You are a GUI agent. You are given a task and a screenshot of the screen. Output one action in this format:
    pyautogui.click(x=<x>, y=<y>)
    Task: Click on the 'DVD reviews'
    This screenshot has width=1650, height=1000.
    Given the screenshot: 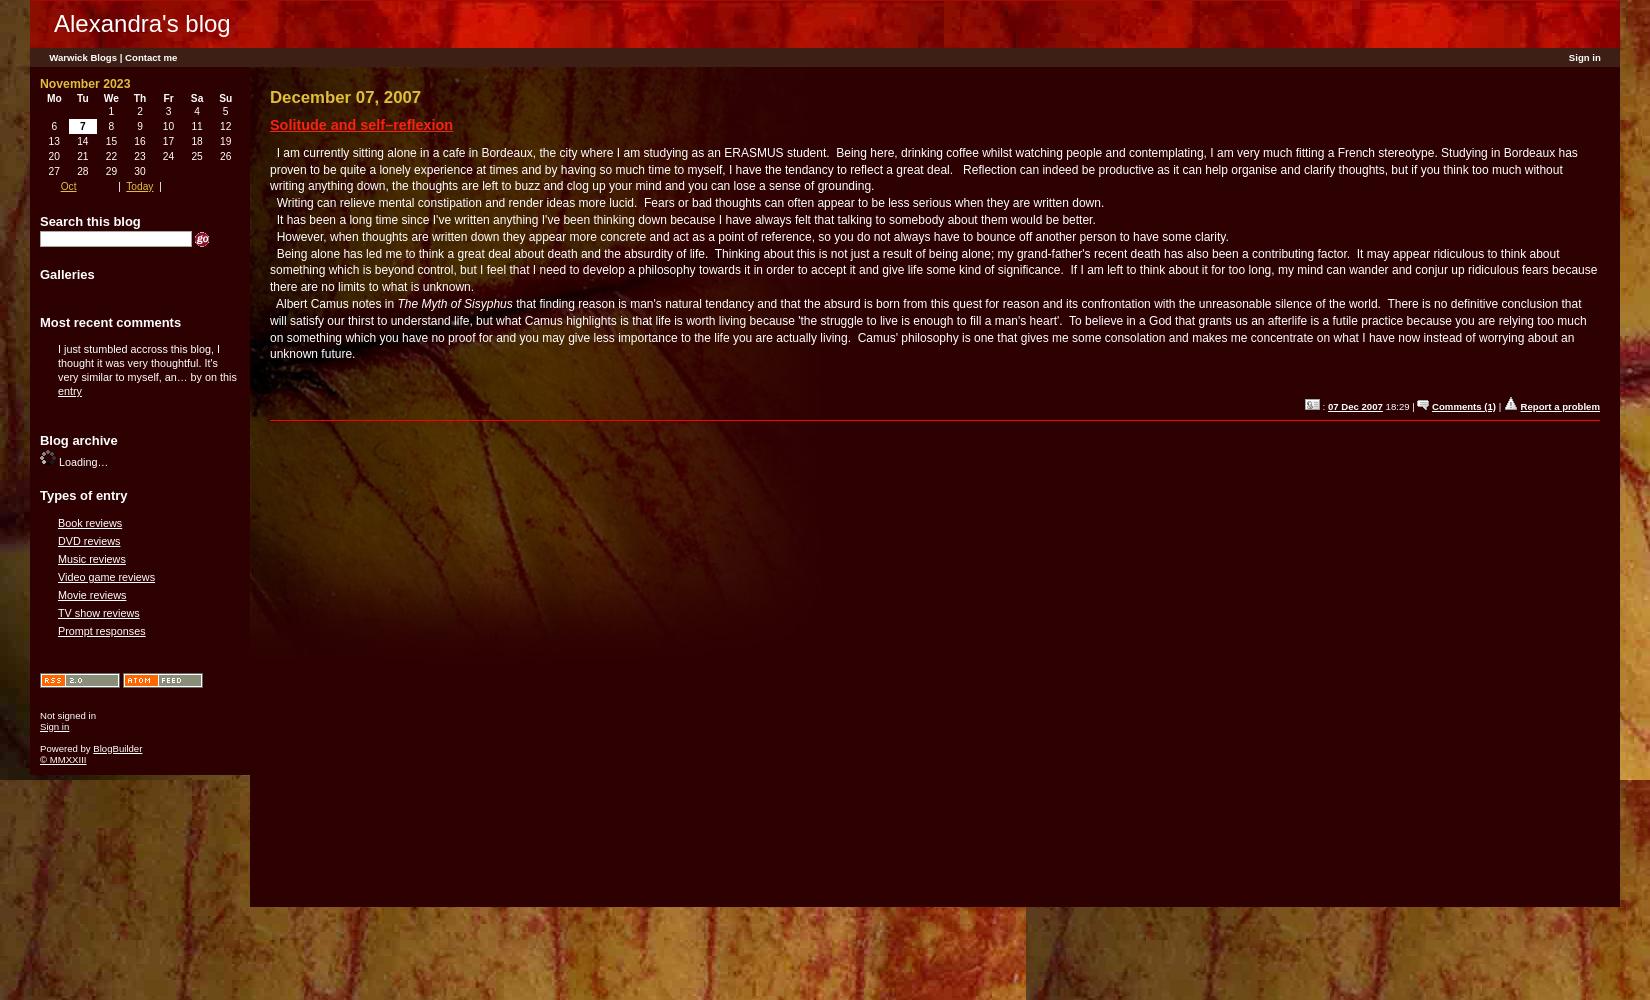 What is the action you would take?
    pyautogui.click(x=58, y=540)
    